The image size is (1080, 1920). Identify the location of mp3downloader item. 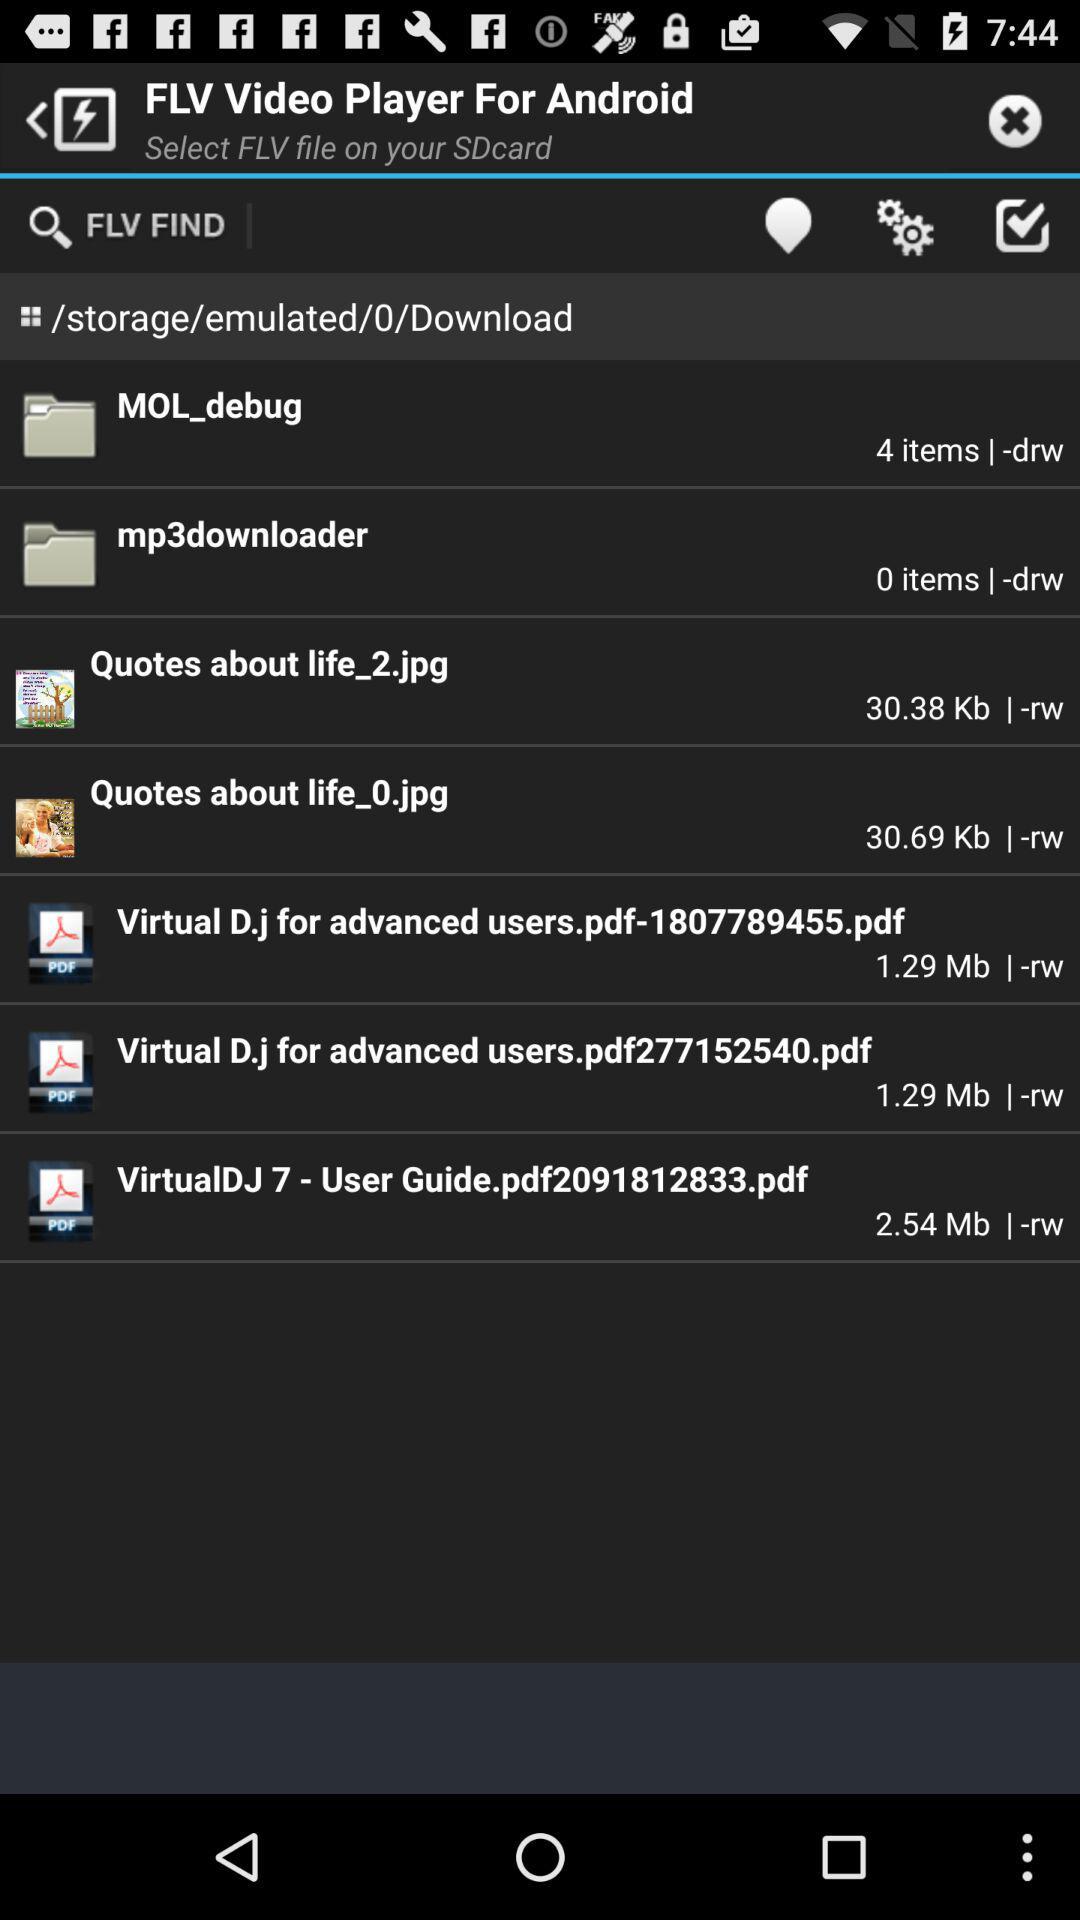
(589, 533).